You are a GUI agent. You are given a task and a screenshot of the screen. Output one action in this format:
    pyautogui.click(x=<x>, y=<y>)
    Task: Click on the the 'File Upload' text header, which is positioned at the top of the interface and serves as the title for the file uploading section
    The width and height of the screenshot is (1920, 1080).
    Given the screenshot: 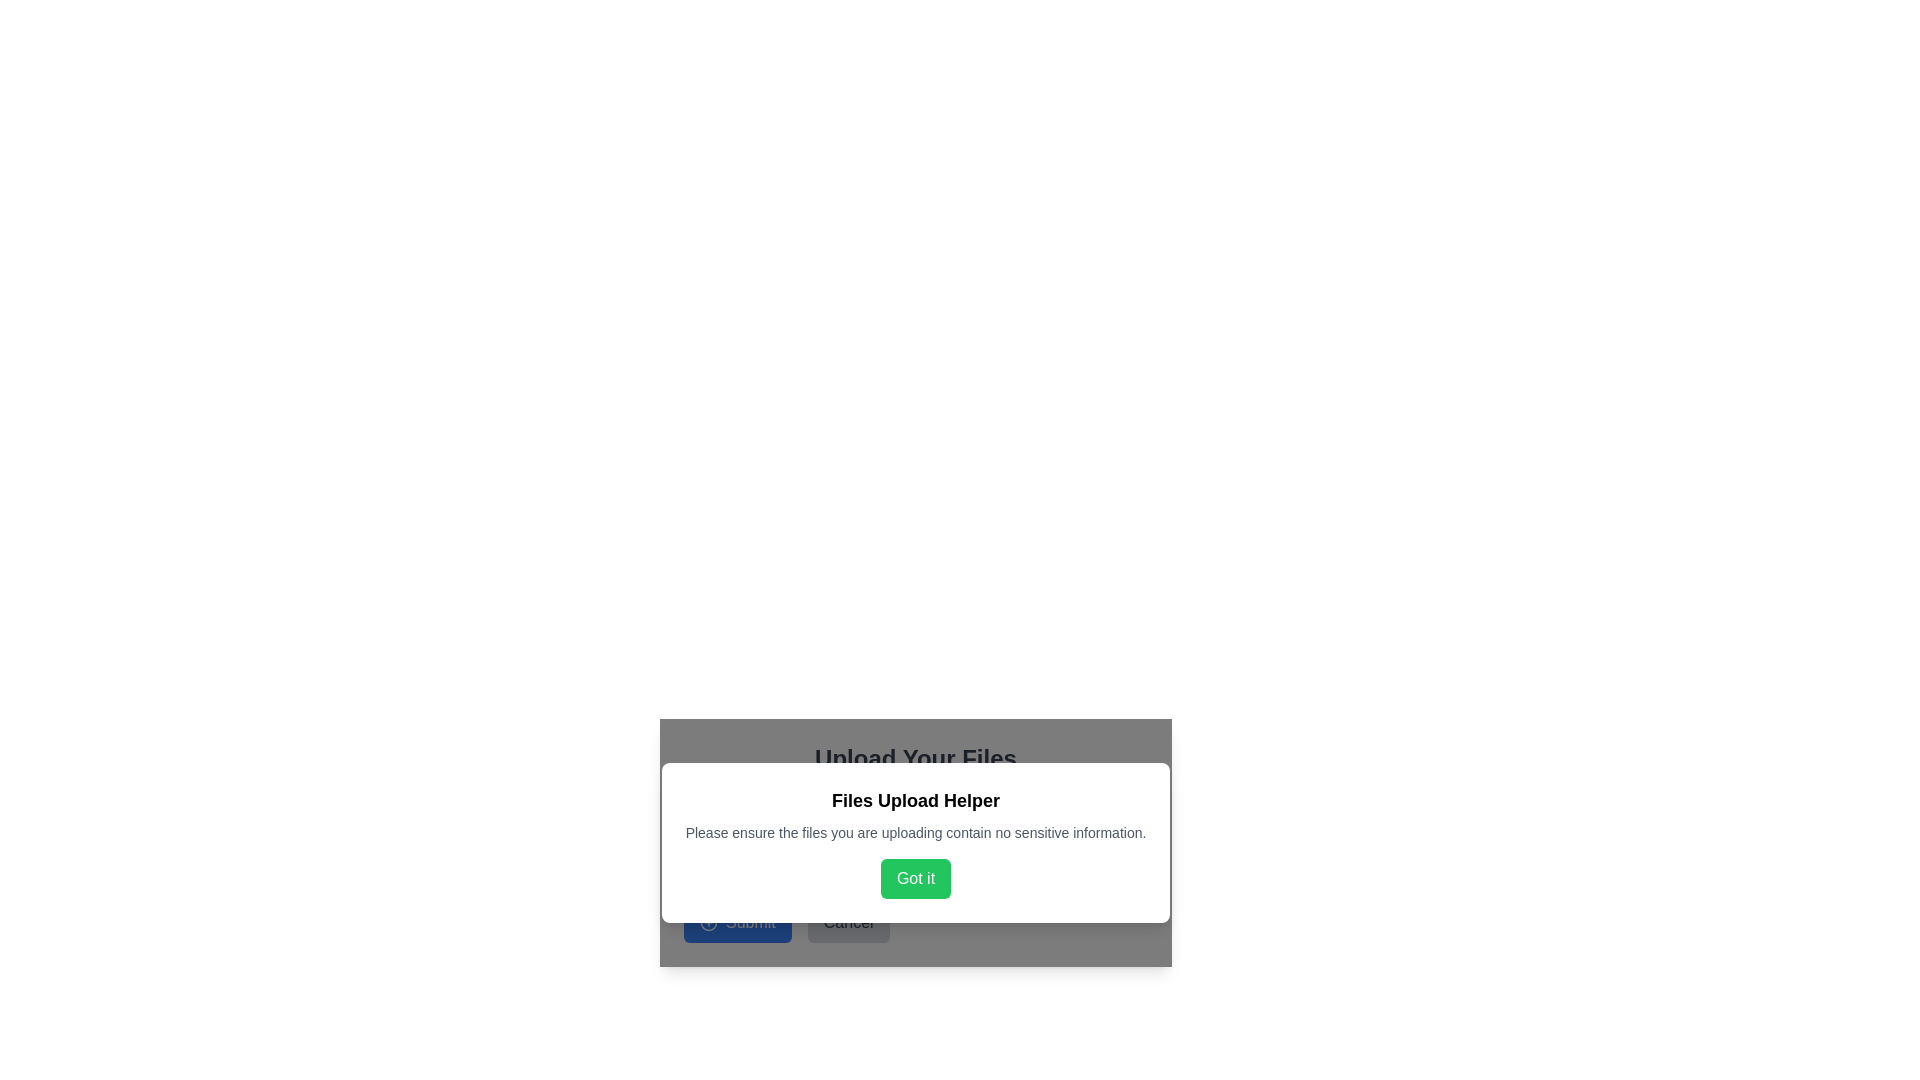 What is the action you would take?
    pyautogui.click(x=915, y=759)
    